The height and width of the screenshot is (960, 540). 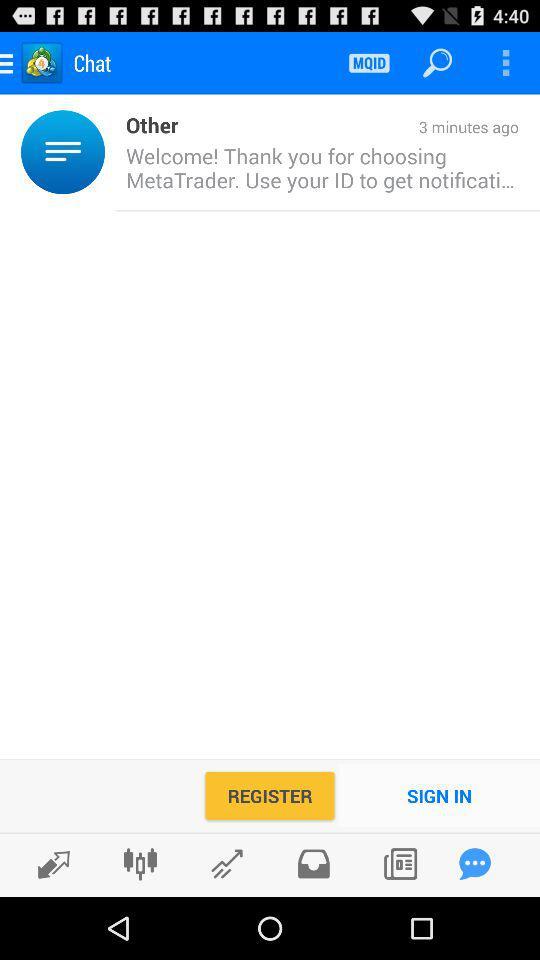 What do you see at coordinates (347, 127) in the screenshot?
I see `the icon next to the other item` at bounding box center [347, 127].